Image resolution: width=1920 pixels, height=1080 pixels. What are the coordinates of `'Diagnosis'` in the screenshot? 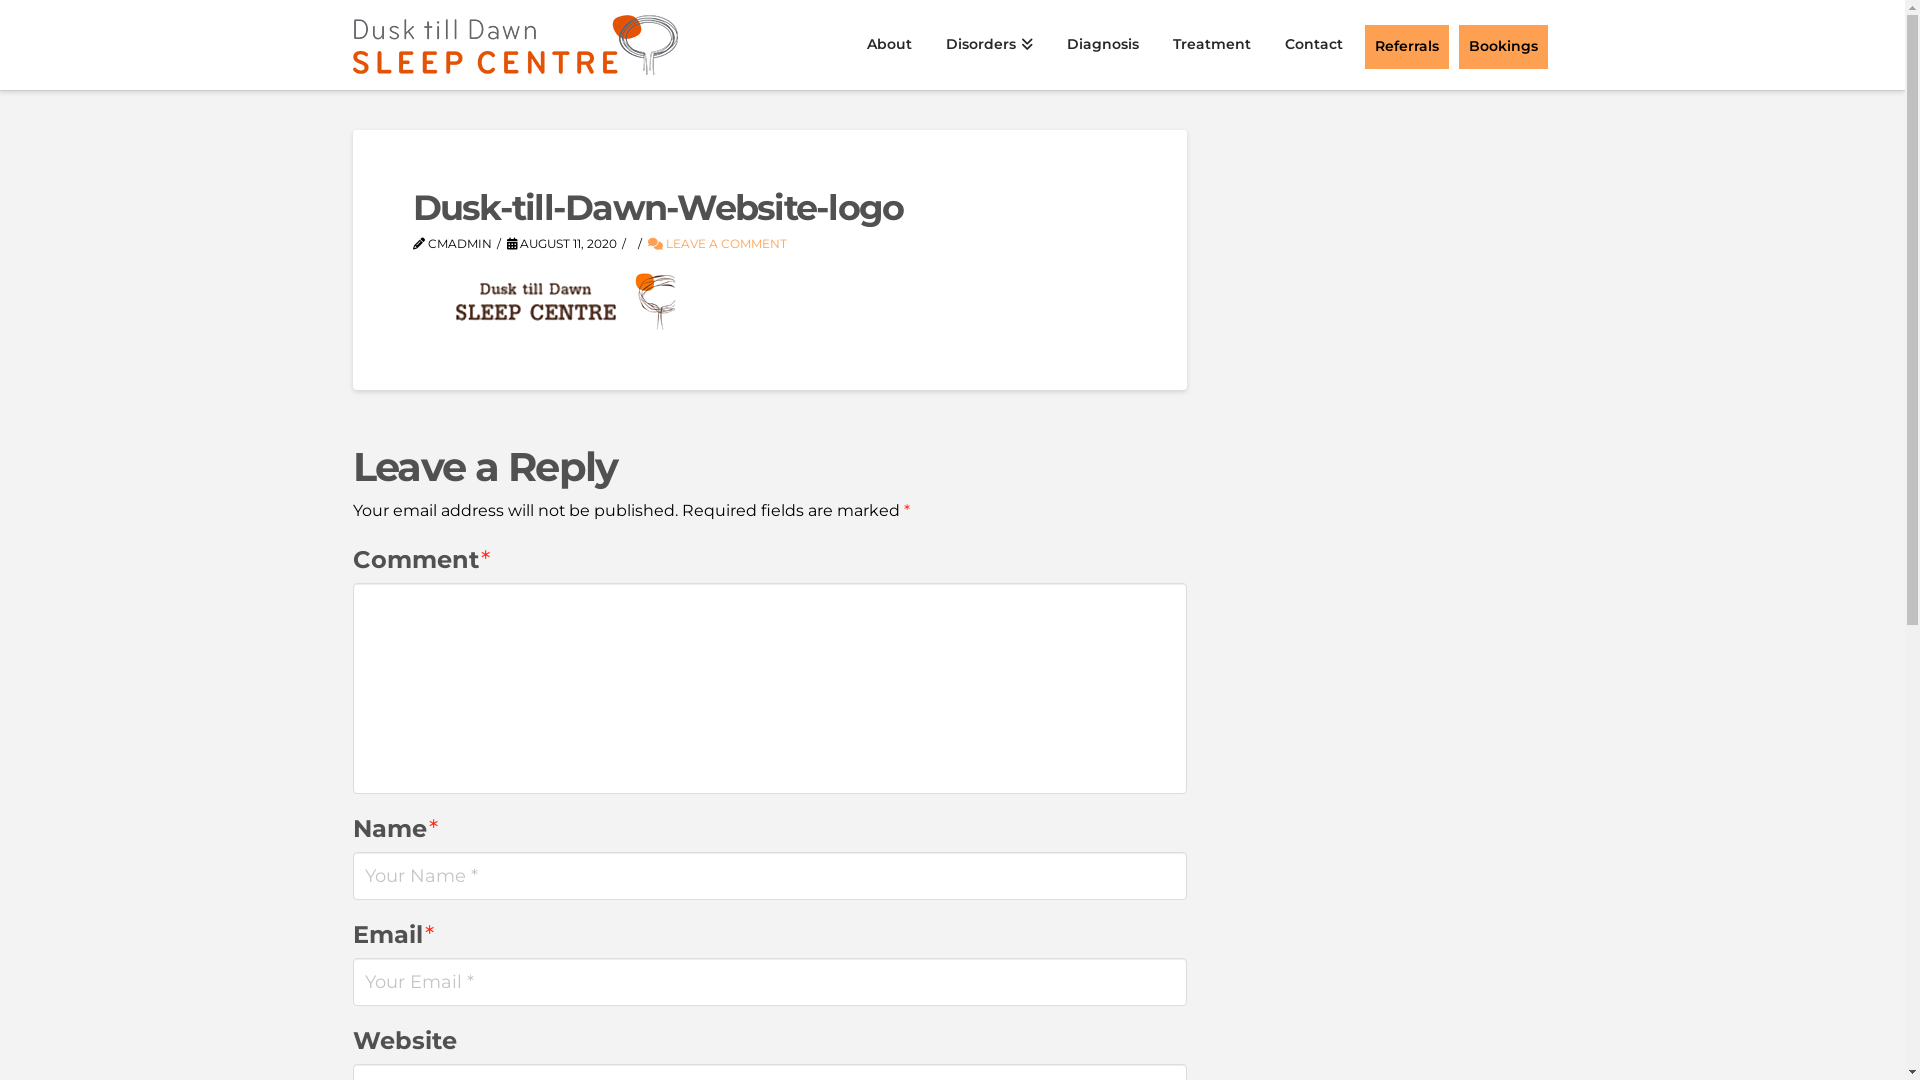 It's located at (1102, 45).